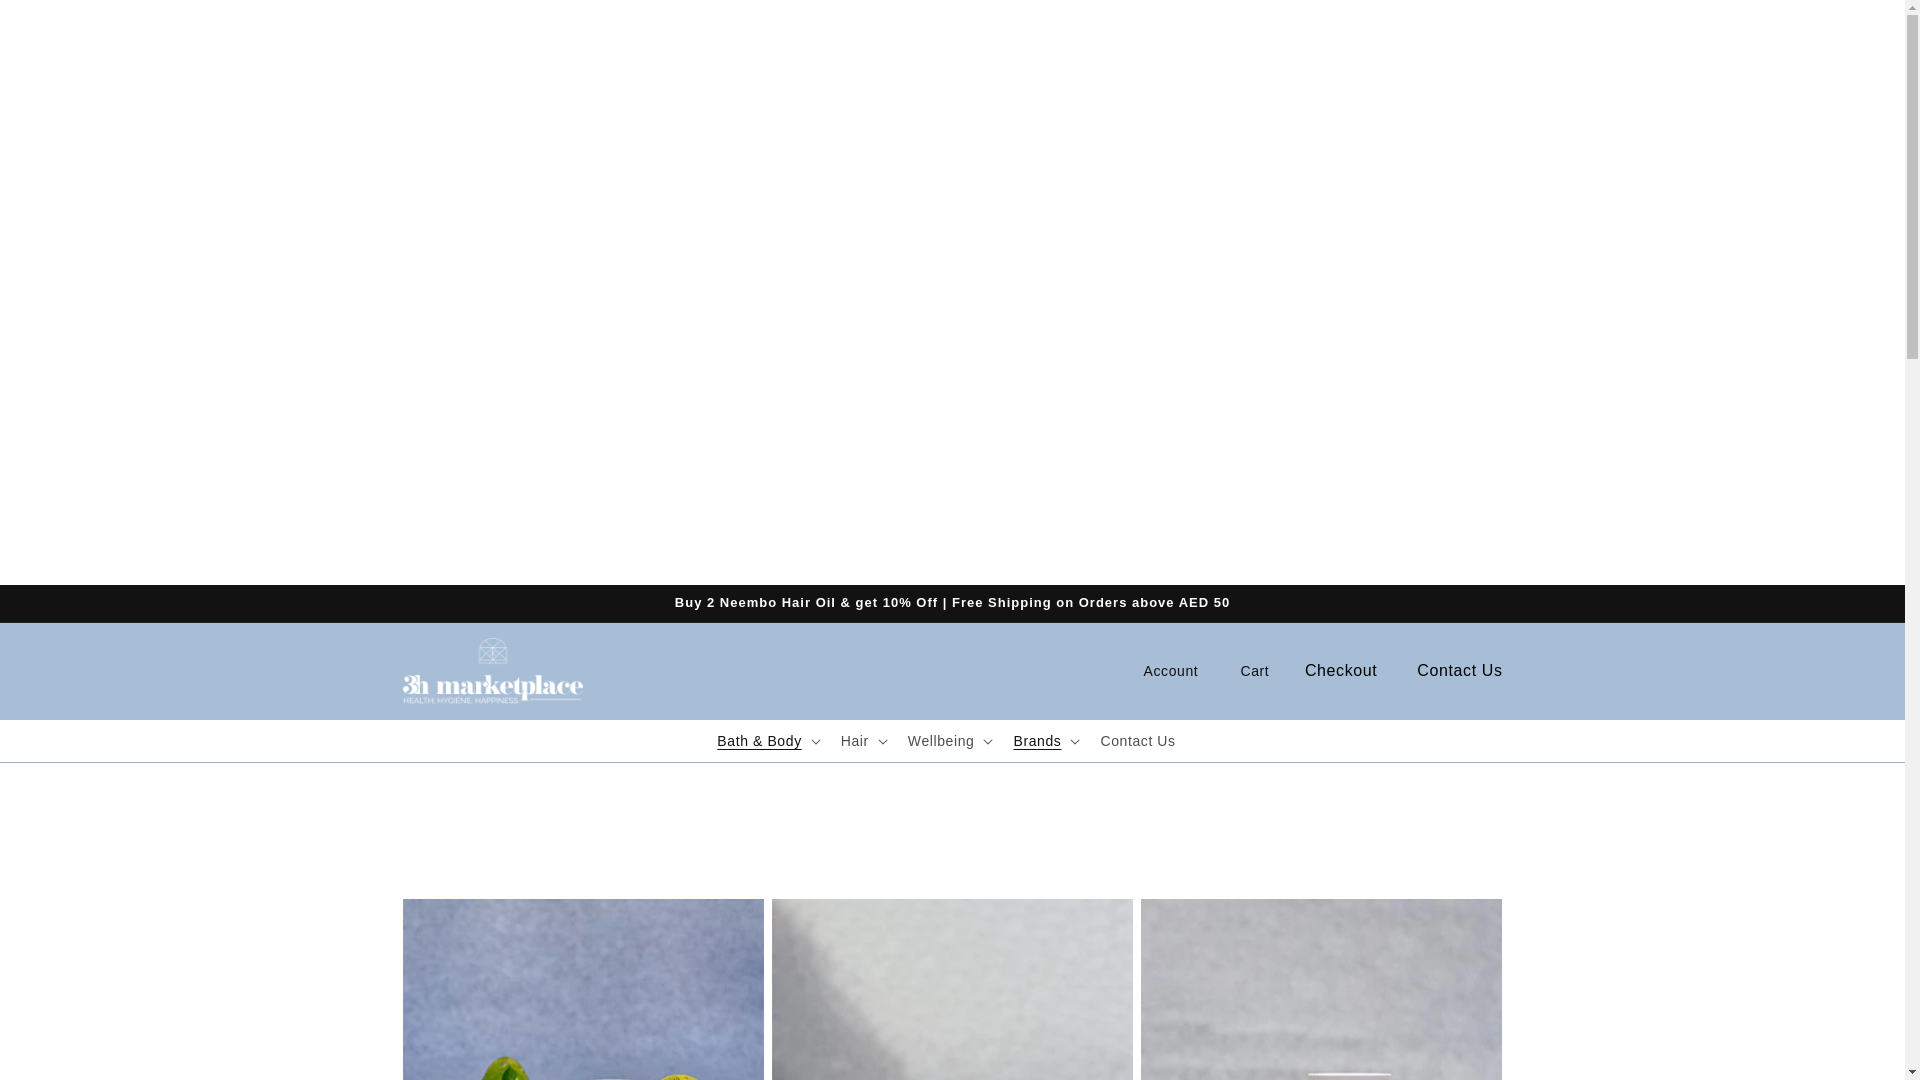 The height and width of the screenshot is (1080, 1920). What do you see at coordinates (1459, 671) in the screenshot?
I see `'Contact Us'` at bounding box center [1459, 671].